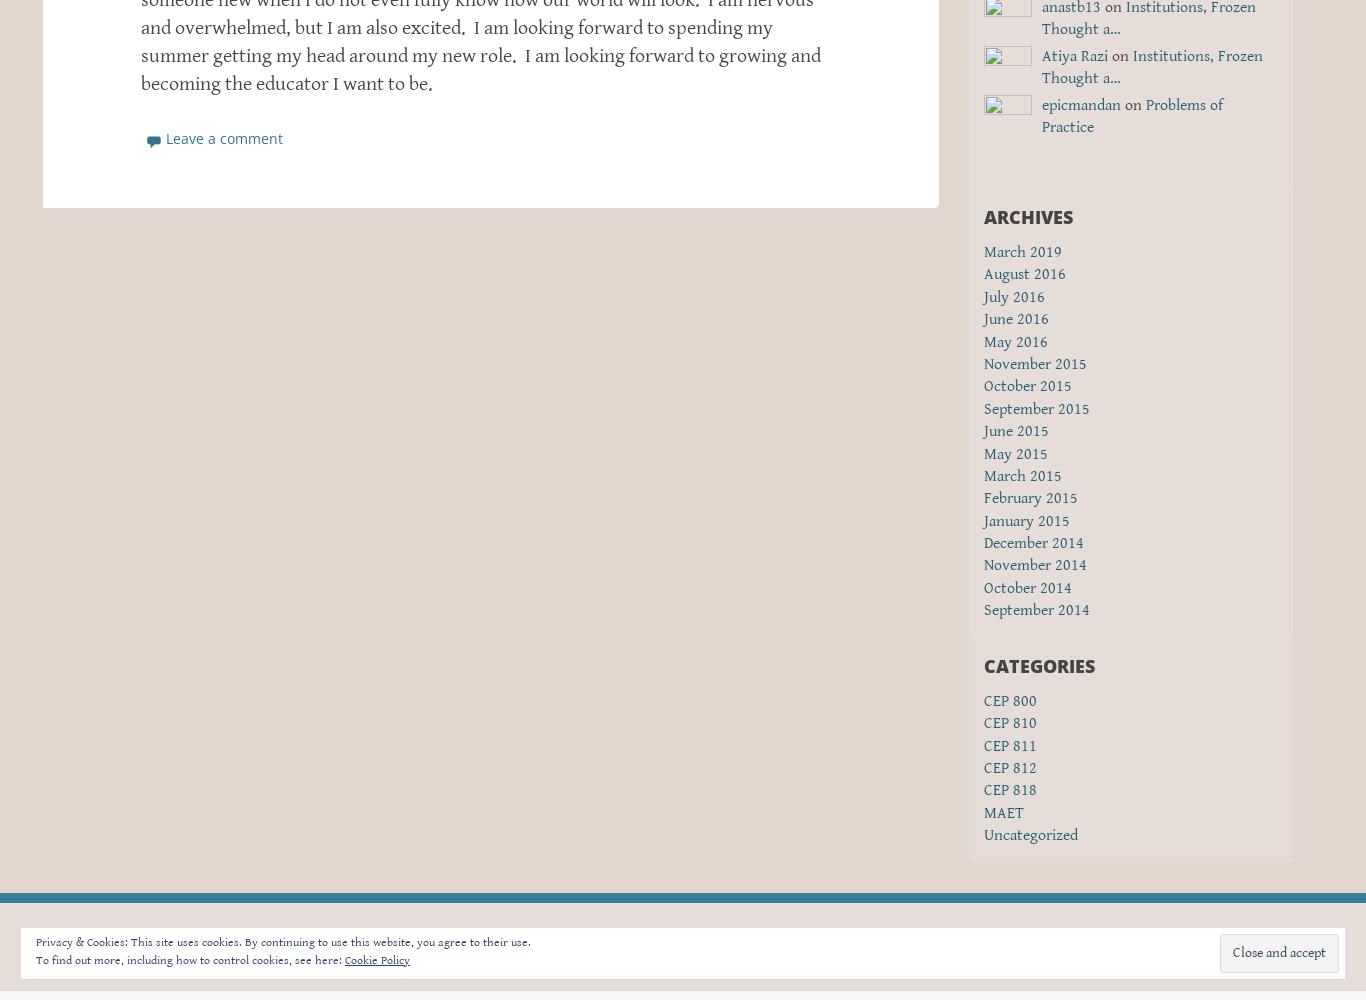 This screenshot has width=1366, height=1000. I want to click on 'July 2016', so click(1014, 296).